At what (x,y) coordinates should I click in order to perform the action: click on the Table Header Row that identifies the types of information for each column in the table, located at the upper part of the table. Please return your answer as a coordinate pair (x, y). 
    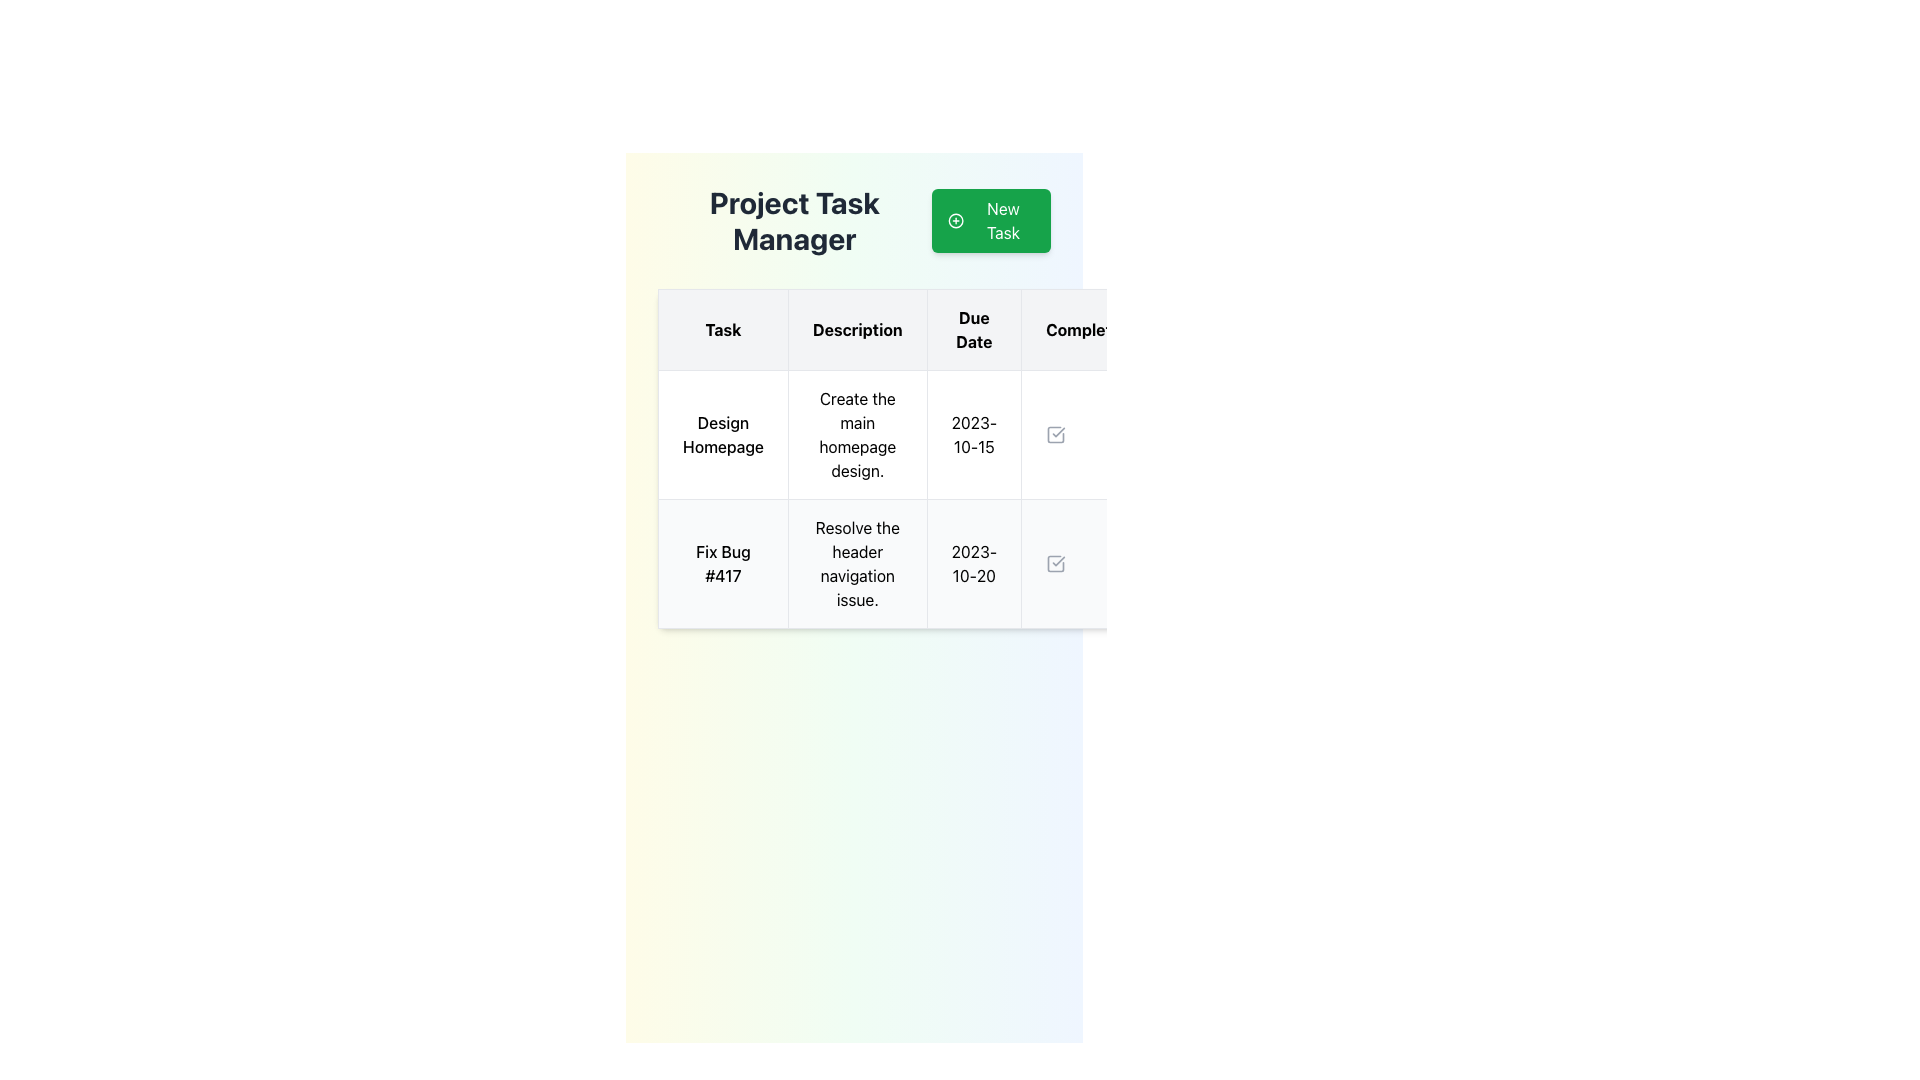
    Looking at the image, I should click on (954, 329).